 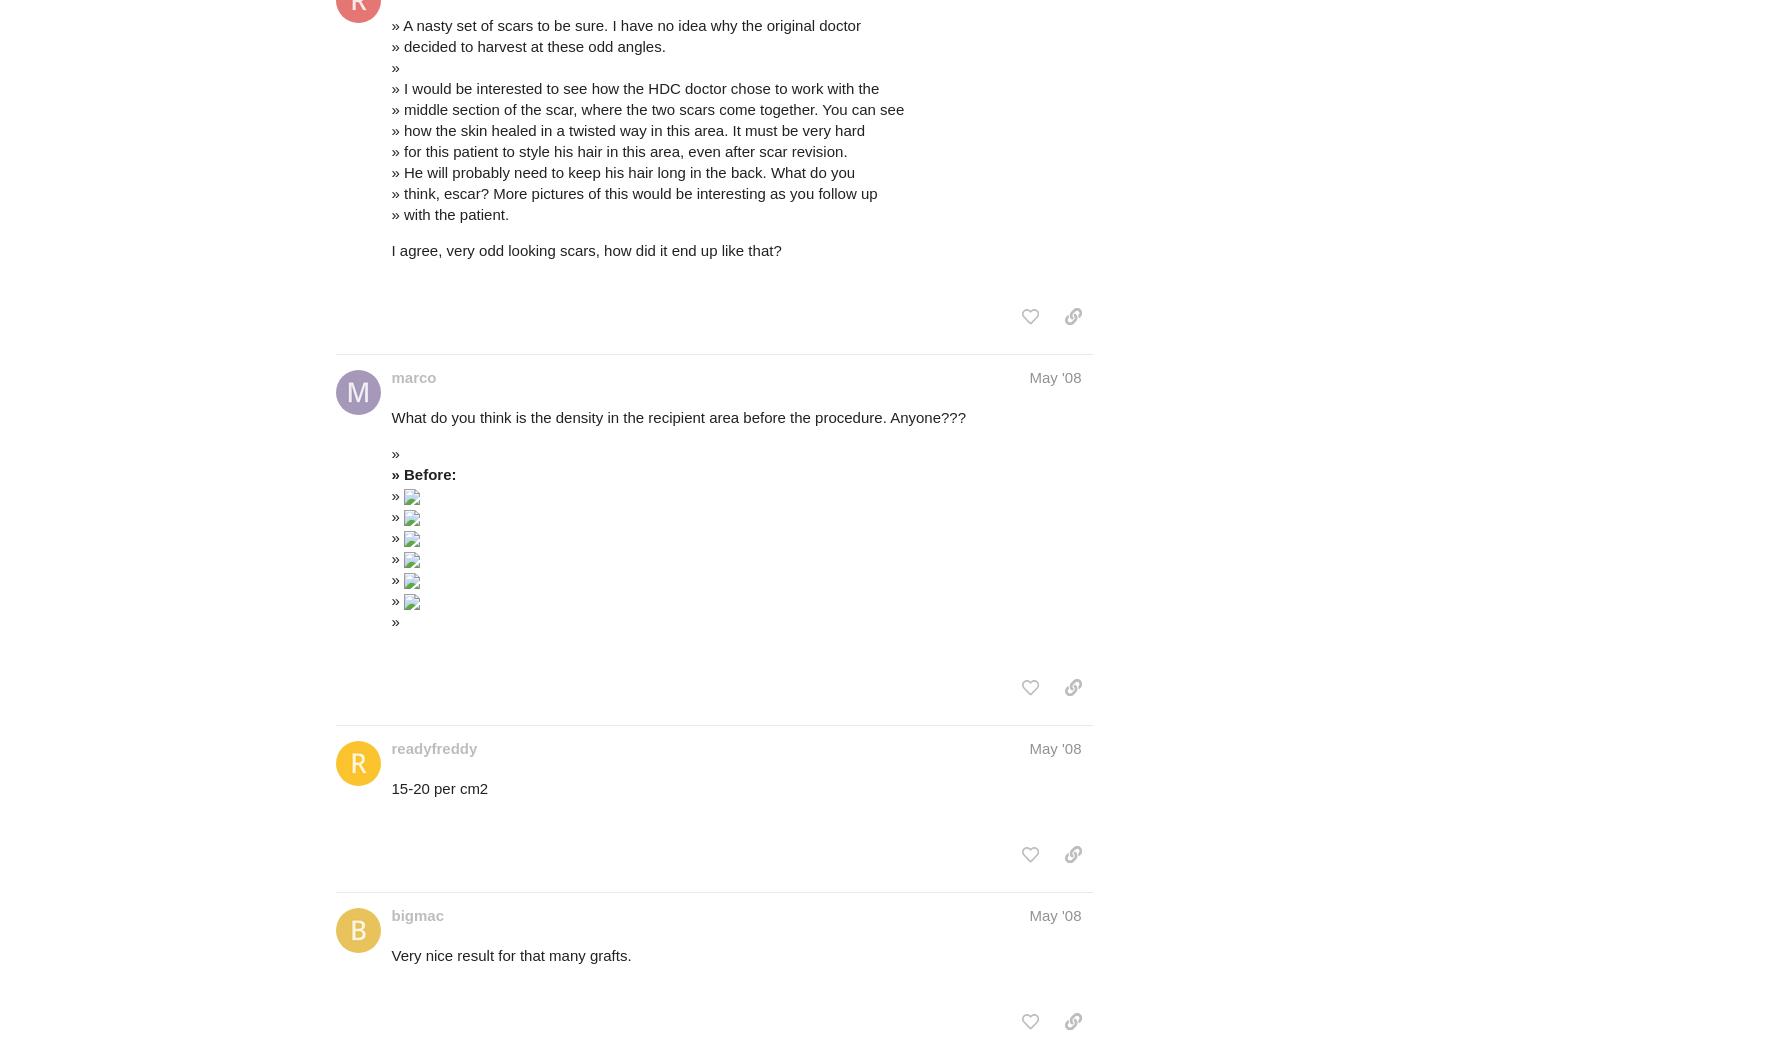 I want to click on 'readyfreddy', so click(x=434, y=747).